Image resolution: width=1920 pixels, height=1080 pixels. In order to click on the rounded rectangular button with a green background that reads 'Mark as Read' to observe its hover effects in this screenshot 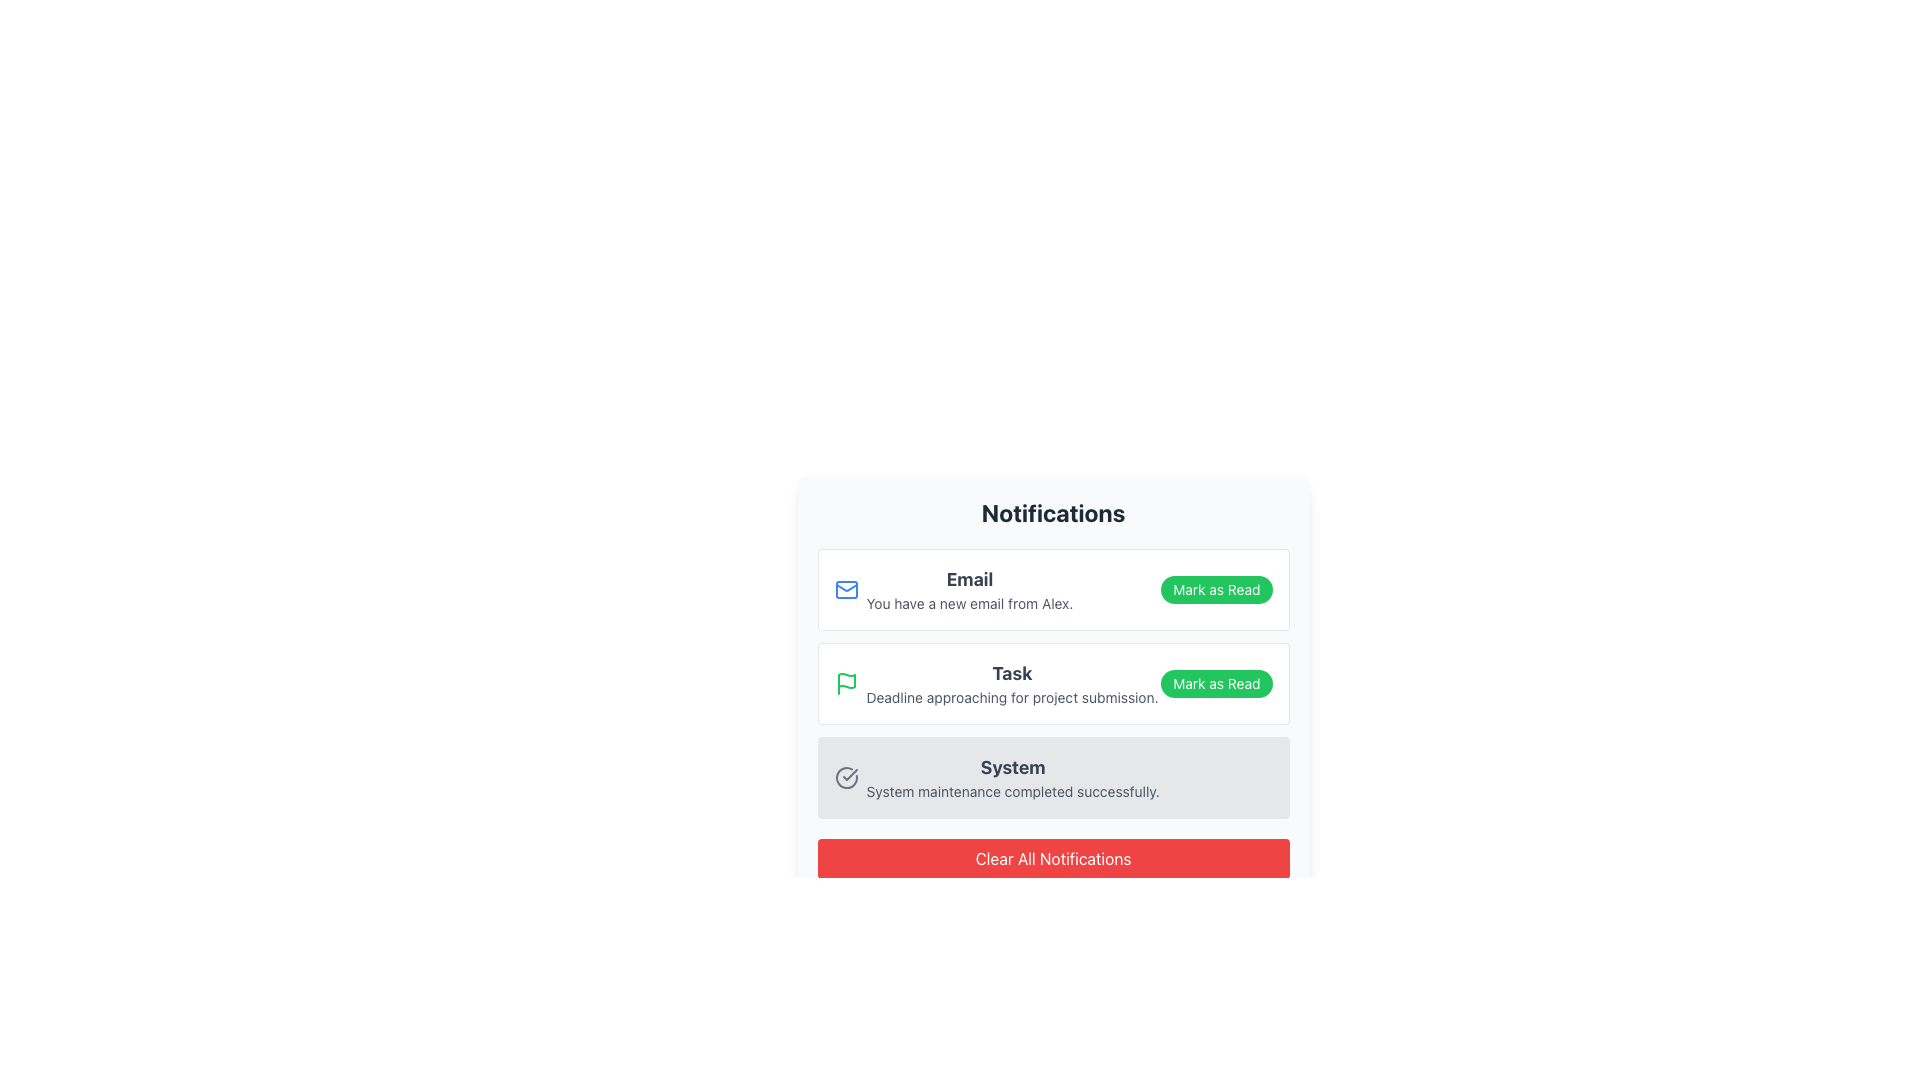, I will do `click(1215, 682)`.